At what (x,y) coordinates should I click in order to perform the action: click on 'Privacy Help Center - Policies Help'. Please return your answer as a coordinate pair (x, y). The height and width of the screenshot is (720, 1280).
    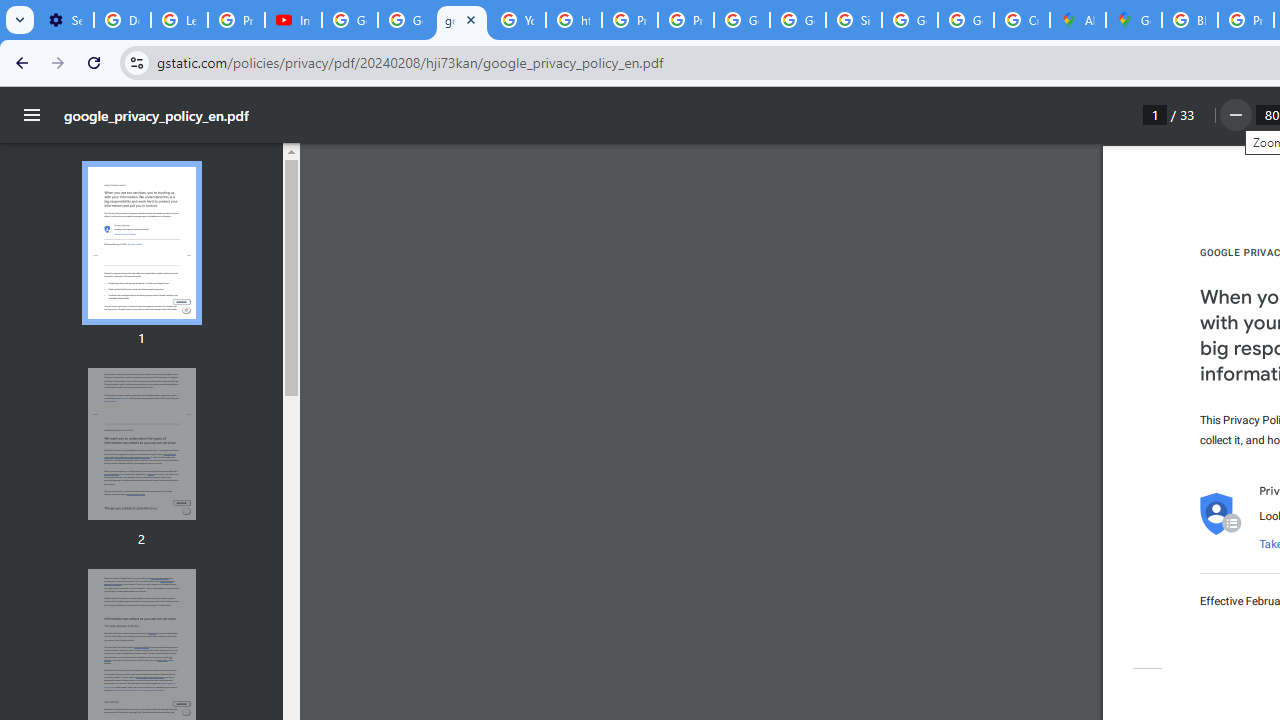
    Looking at the image, I should click on (628, 20).